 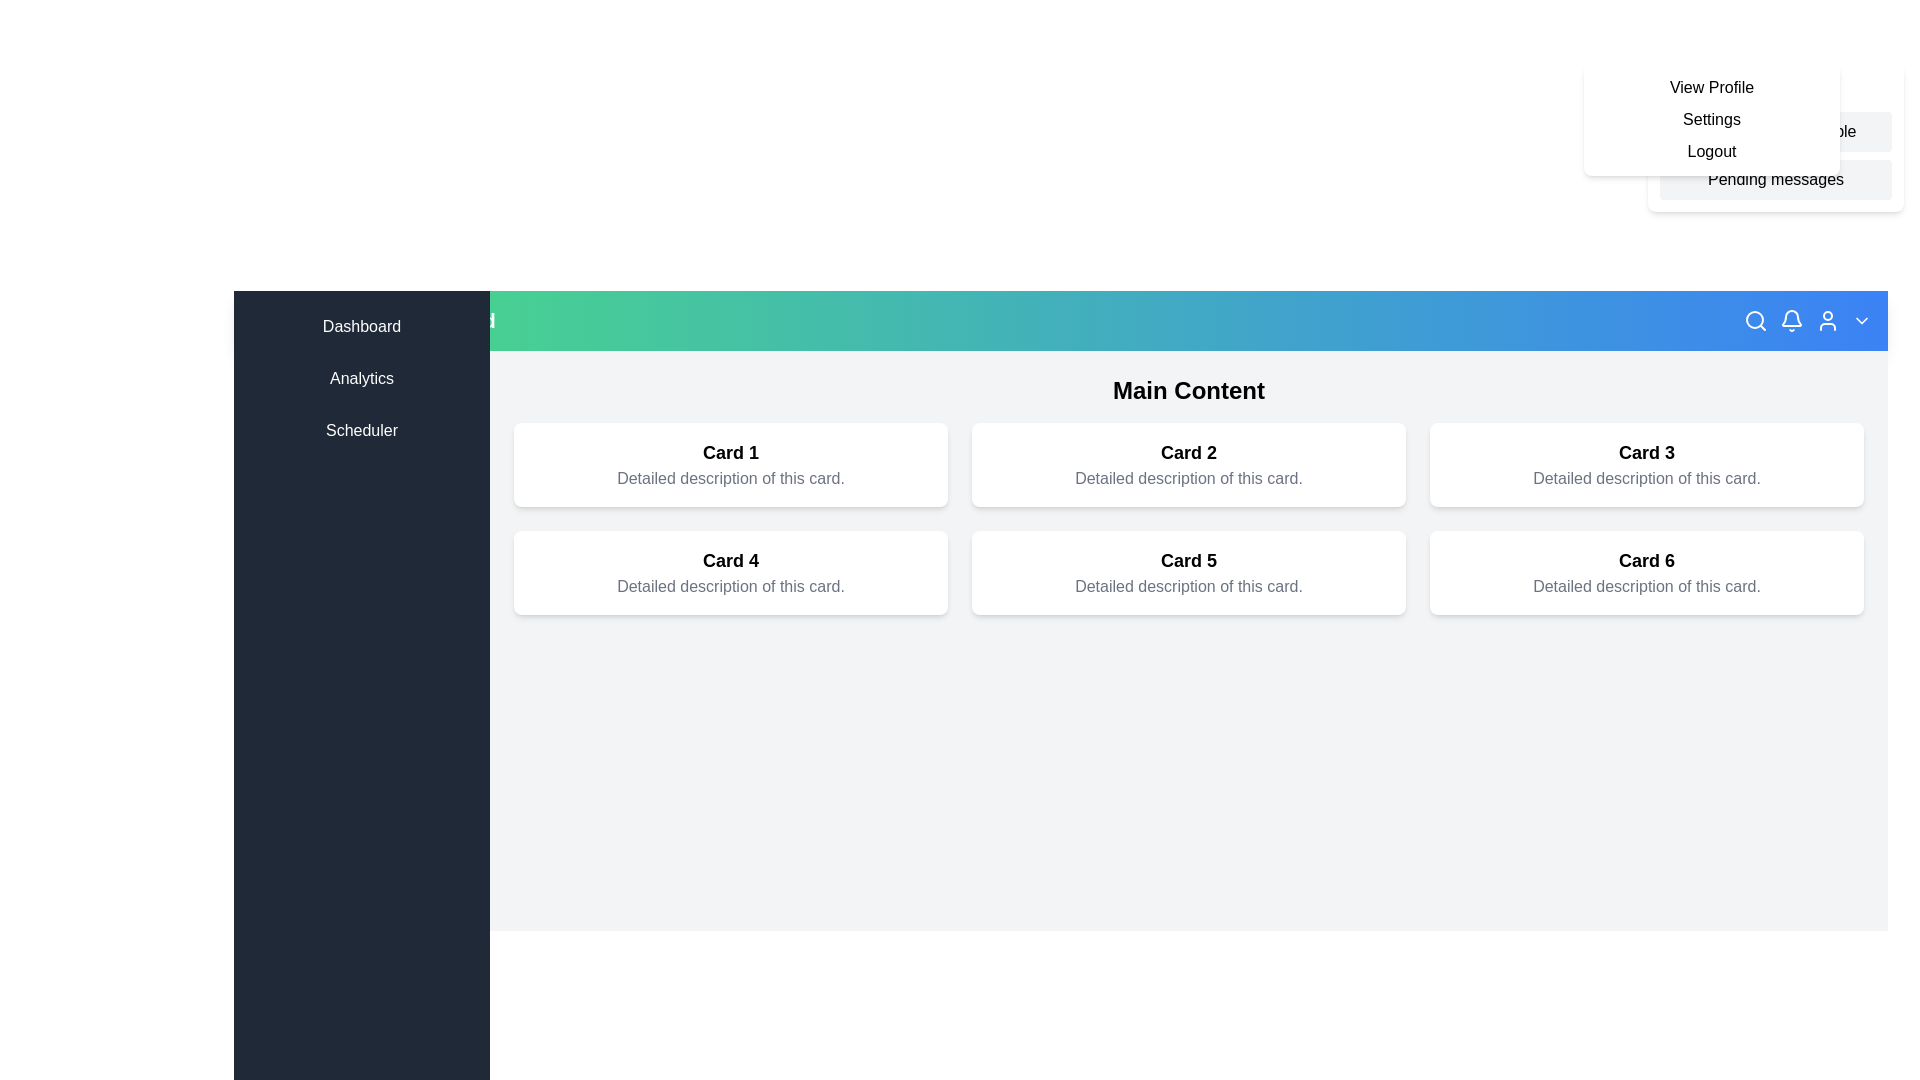 I want to click on the text element labeled 'Card 3', so click(x=1646, y=452).